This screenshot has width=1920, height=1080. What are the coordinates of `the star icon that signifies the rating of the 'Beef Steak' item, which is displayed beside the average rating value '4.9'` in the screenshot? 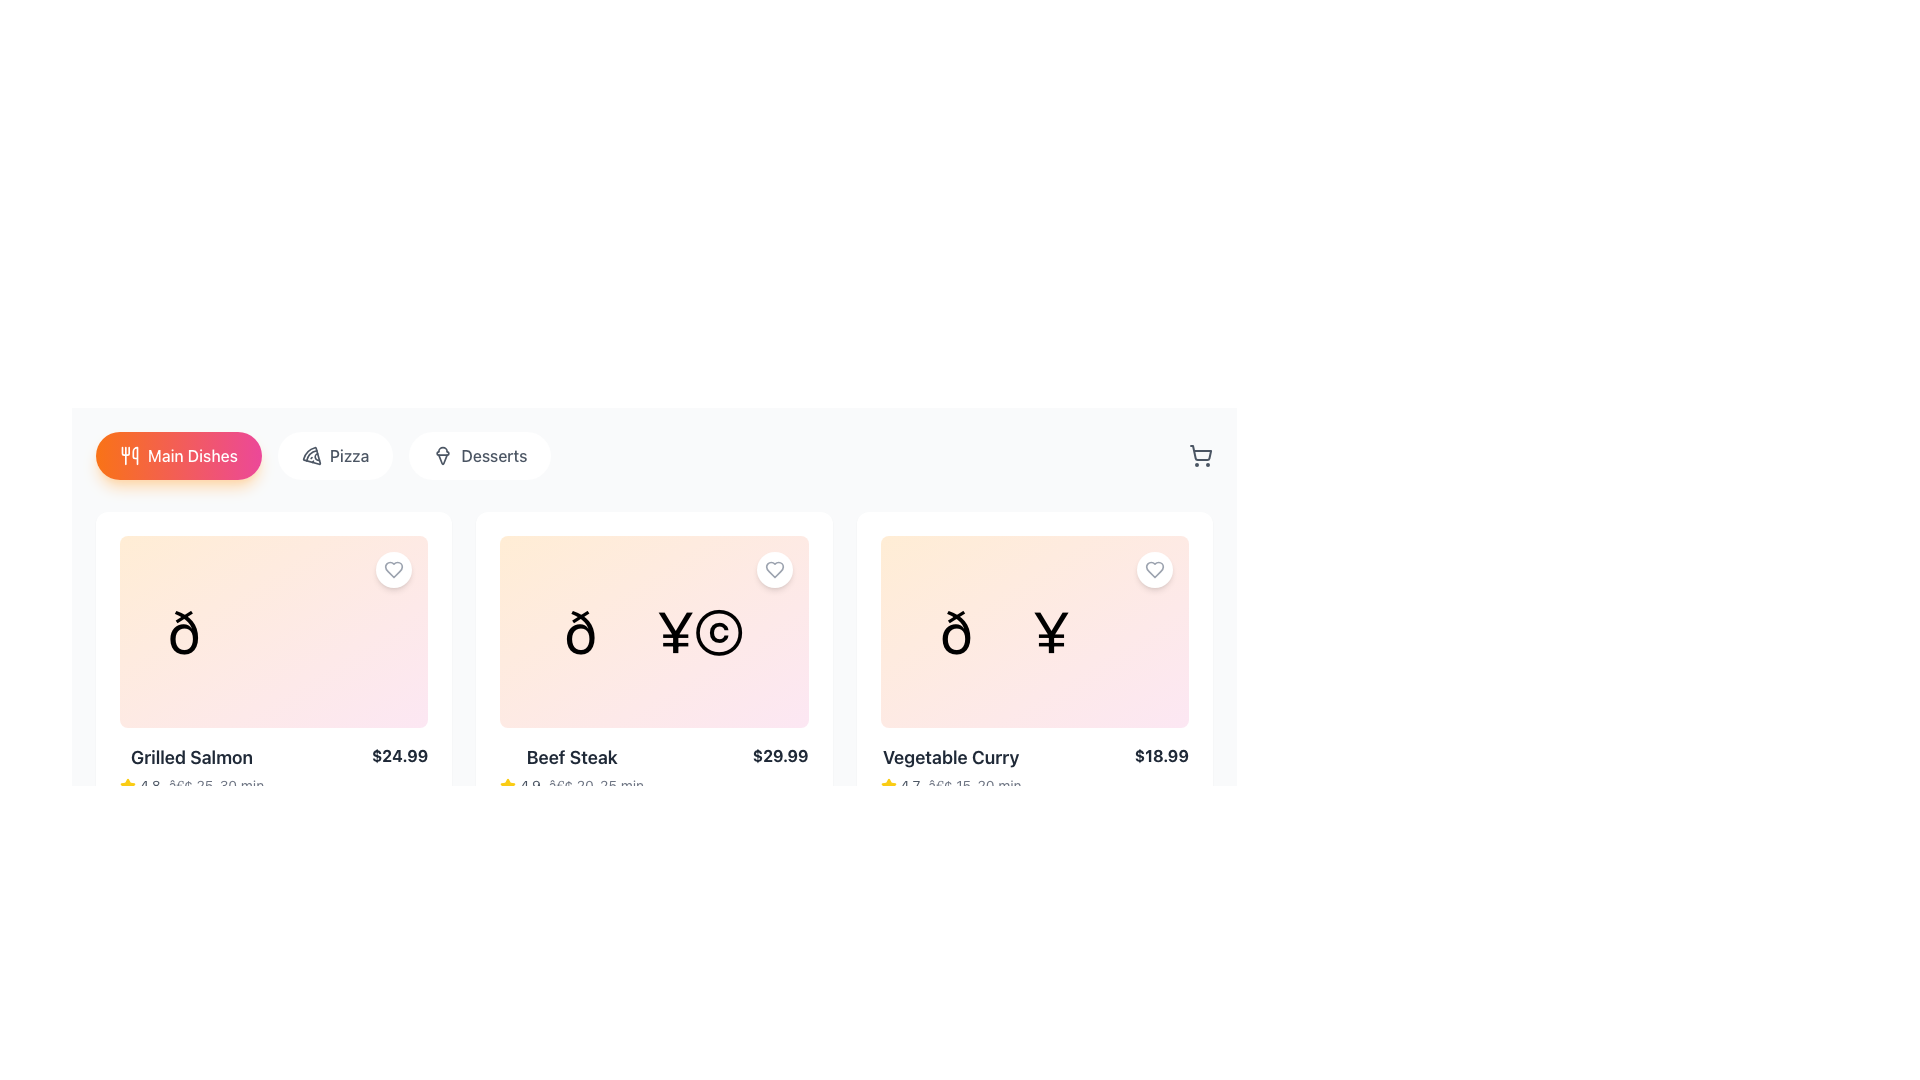 It's located at (508, 785).